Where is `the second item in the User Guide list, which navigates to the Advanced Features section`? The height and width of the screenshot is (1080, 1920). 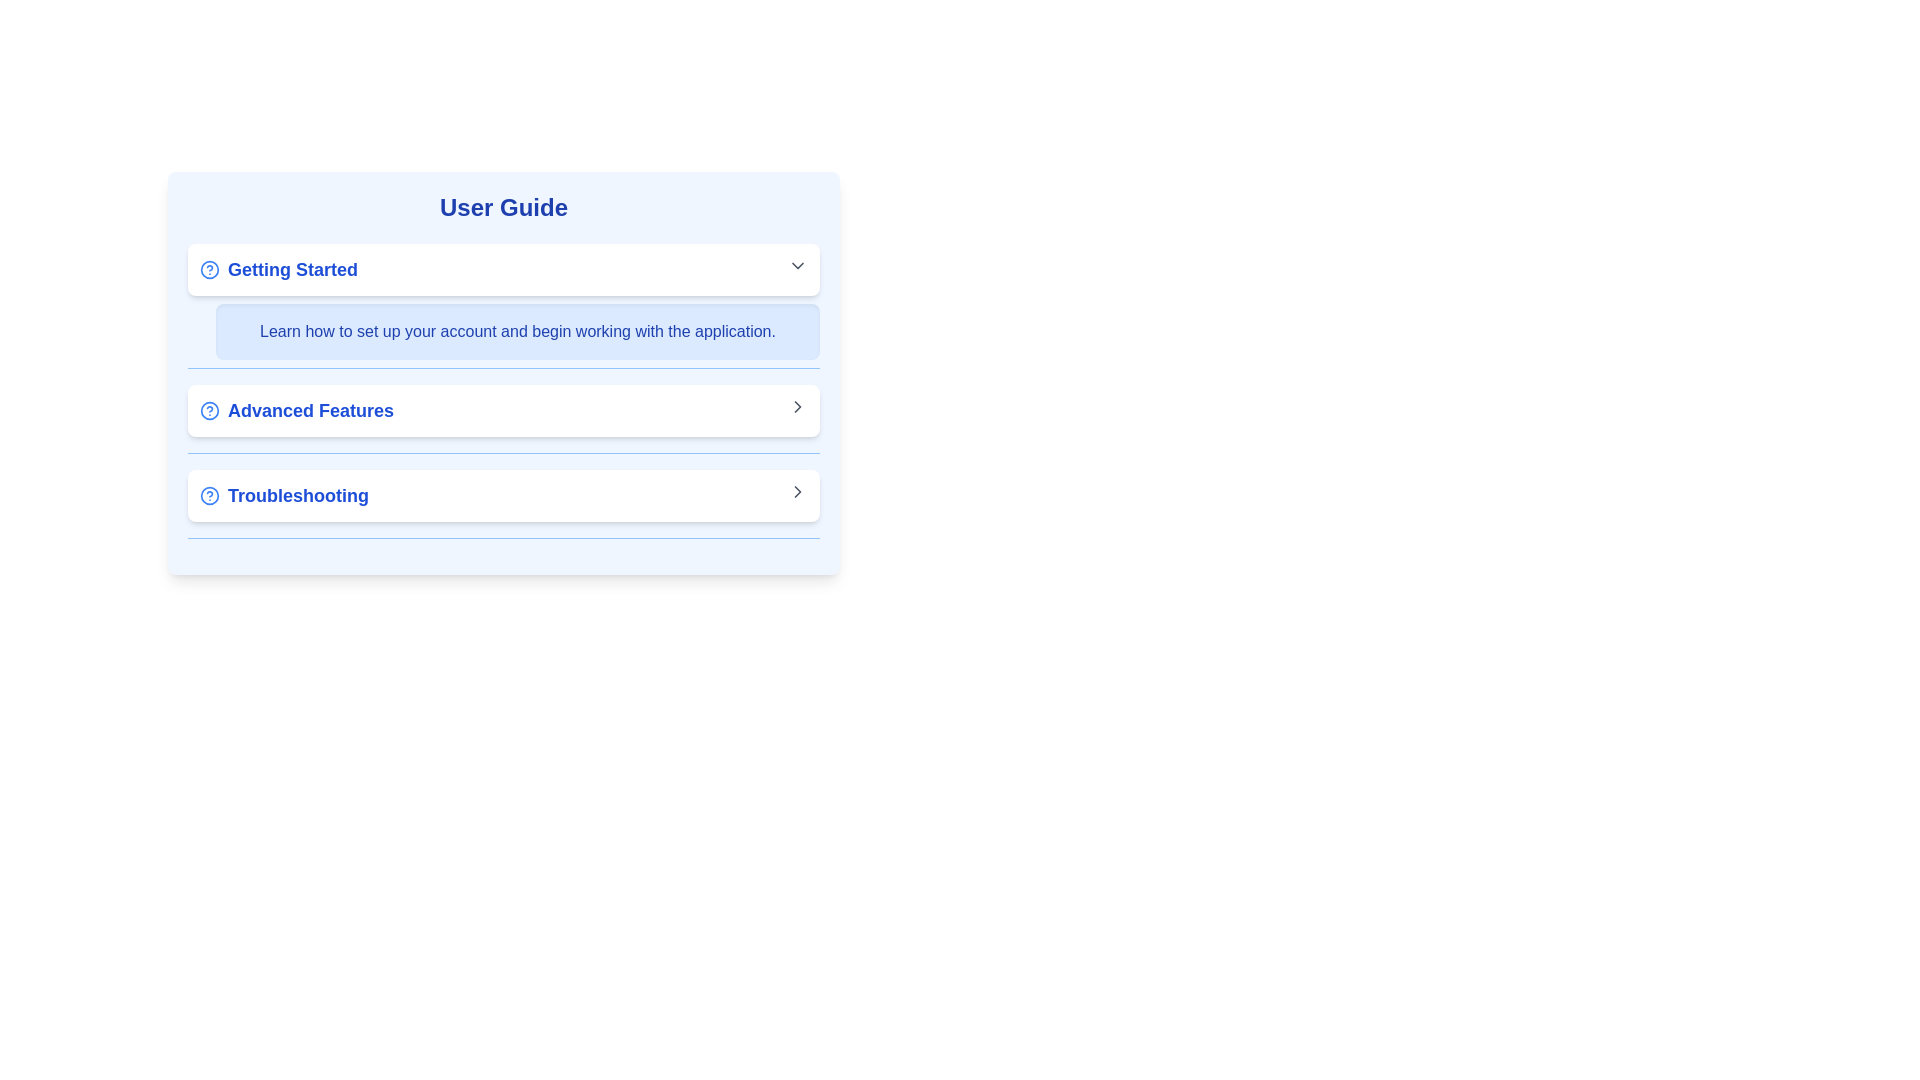
the second item in the User Guide list, which navigates to the Advanced Features section is located at coordinates (504, 418).